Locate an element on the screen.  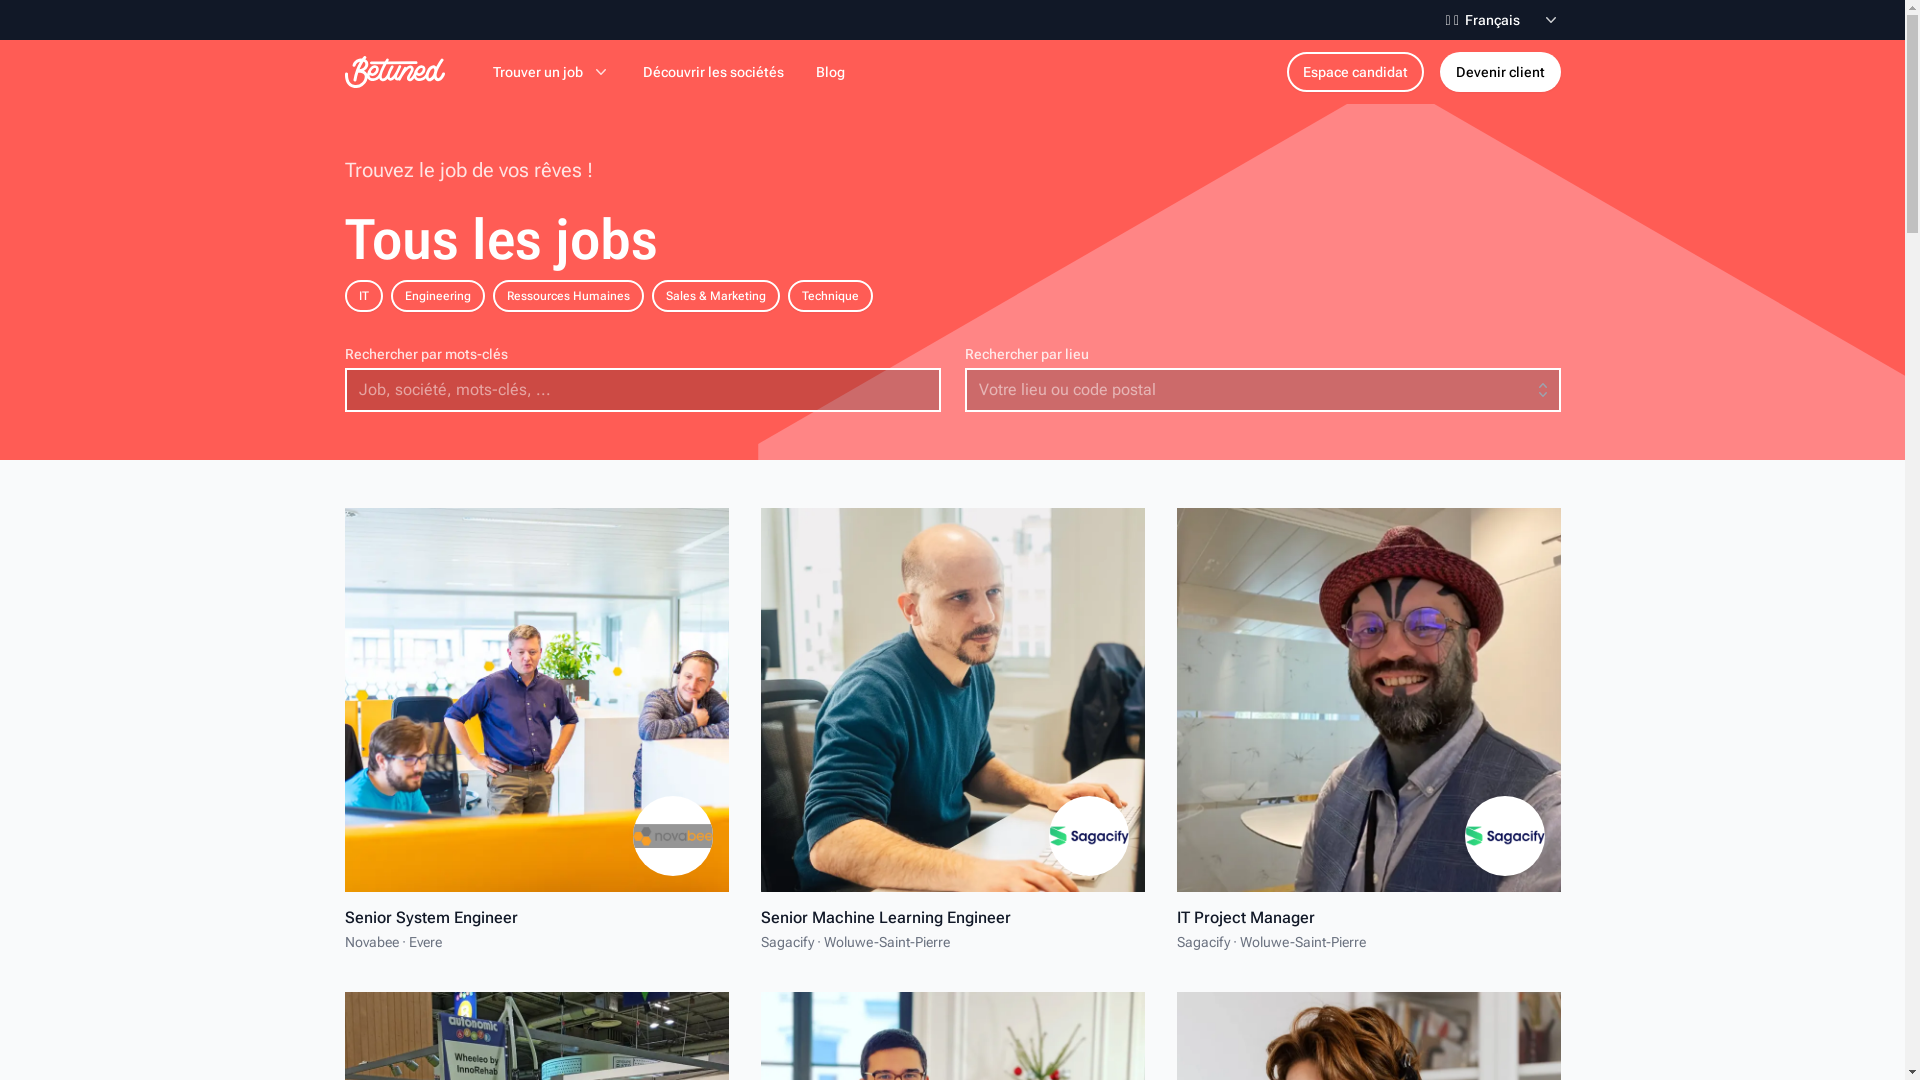
'Technique' is located at coordinates (786, 296).